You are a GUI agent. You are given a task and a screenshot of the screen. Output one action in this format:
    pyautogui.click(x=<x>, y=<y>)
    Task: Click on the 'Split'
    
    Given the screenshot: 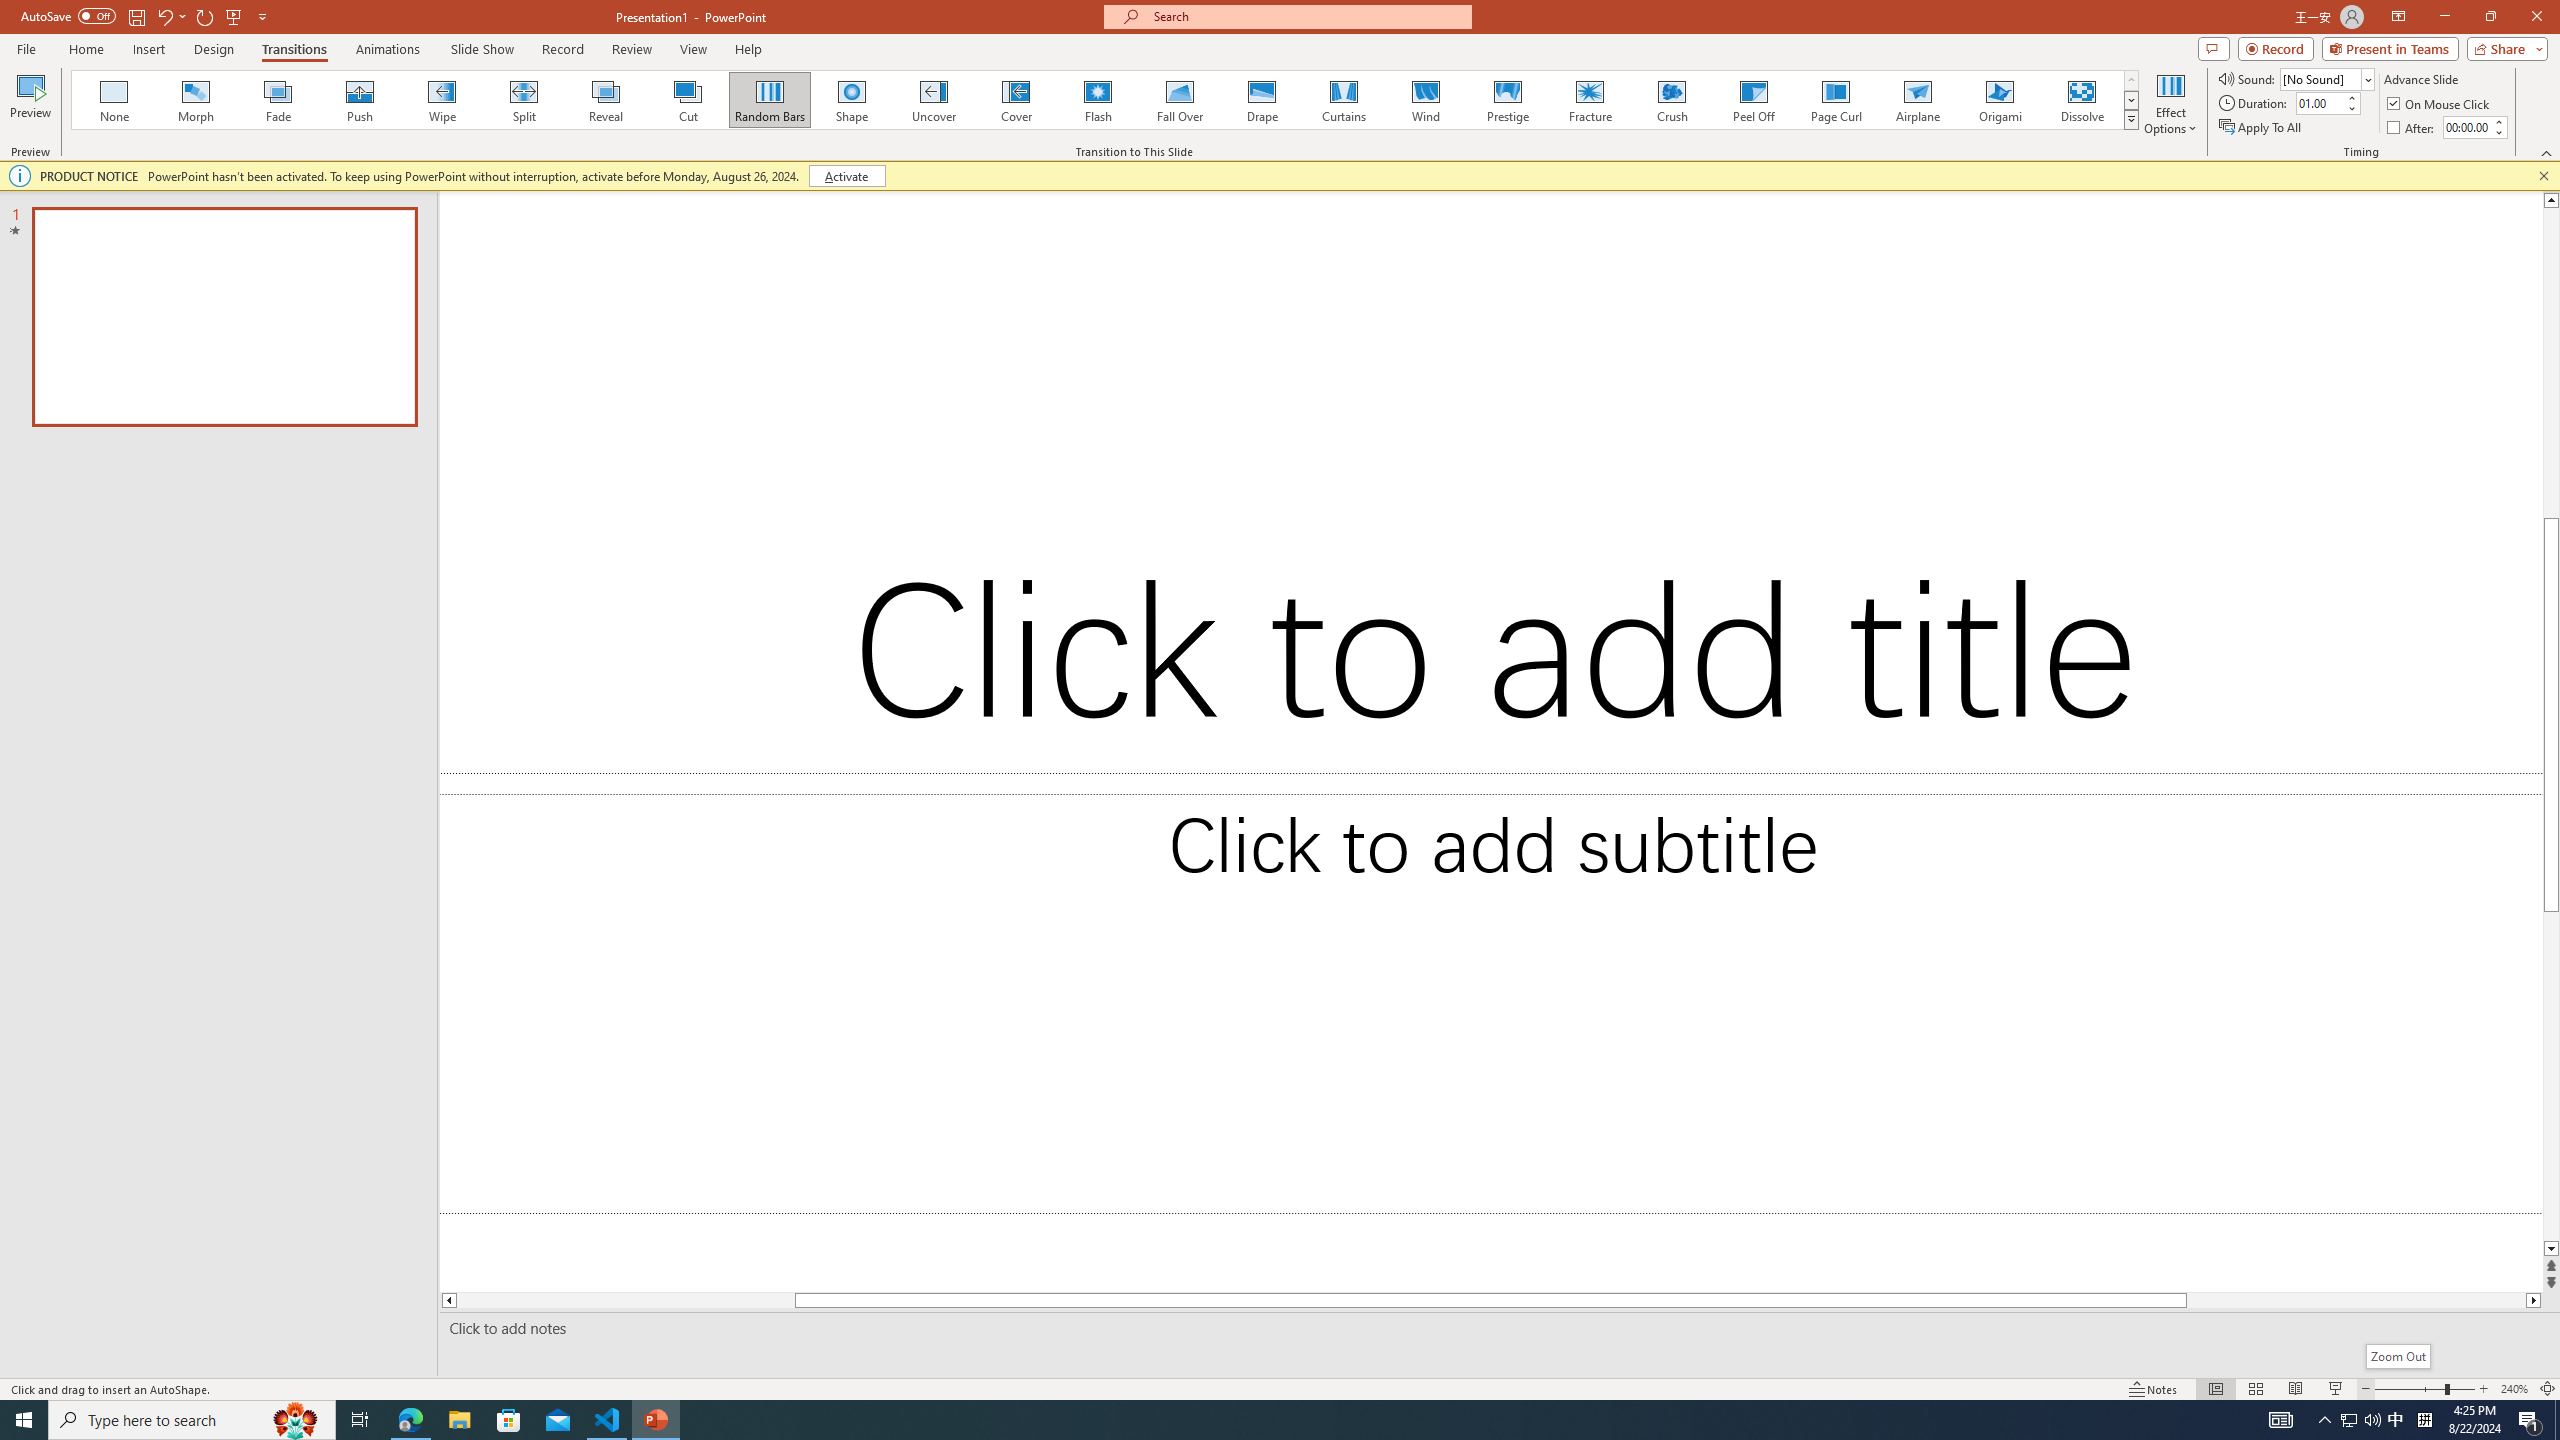 What is the action you would take?
    pyautogui.click(x=523, y=99)
    